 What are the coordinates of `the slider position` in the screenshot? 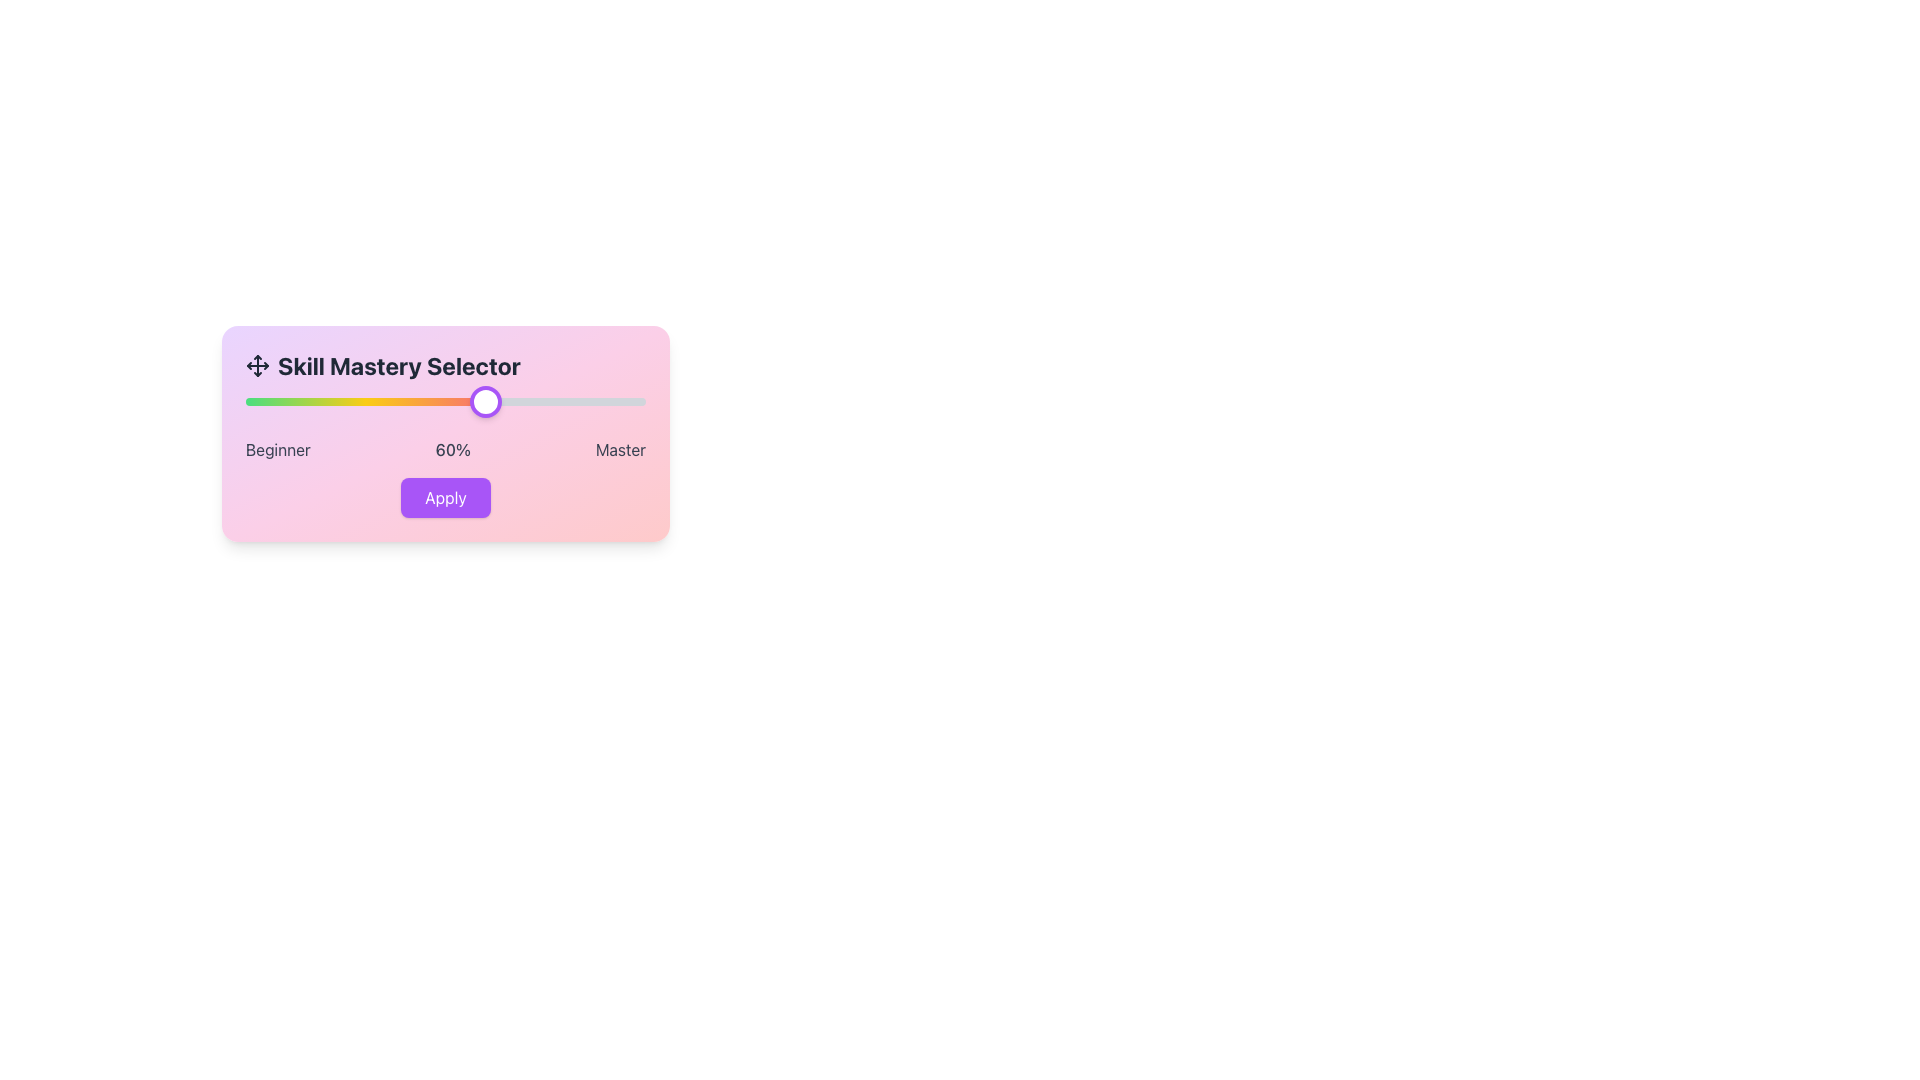 It's located at (589, 401).